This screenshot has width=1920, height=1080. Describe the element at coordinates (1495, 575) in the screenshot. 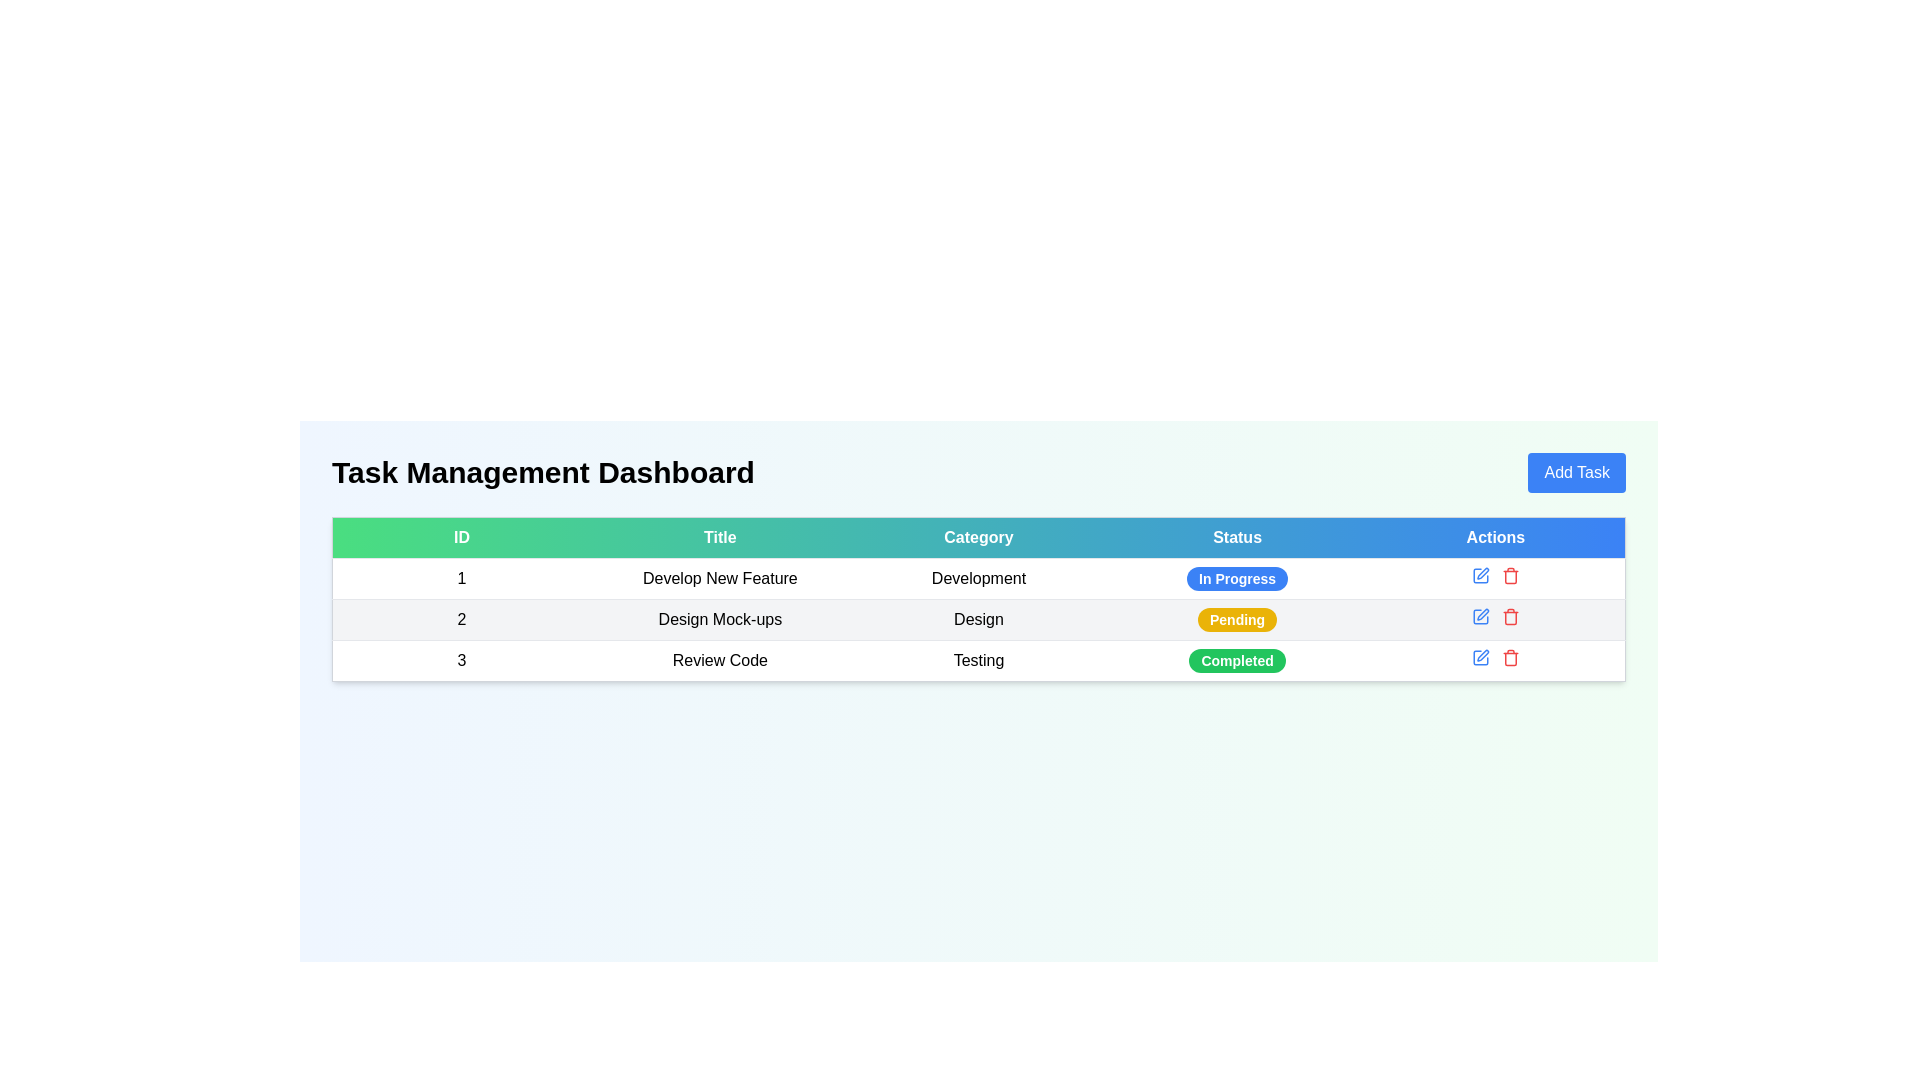

I see `the blue edit icon located in the 'Actions' column of the first row in the table to initiate editing` at that location.